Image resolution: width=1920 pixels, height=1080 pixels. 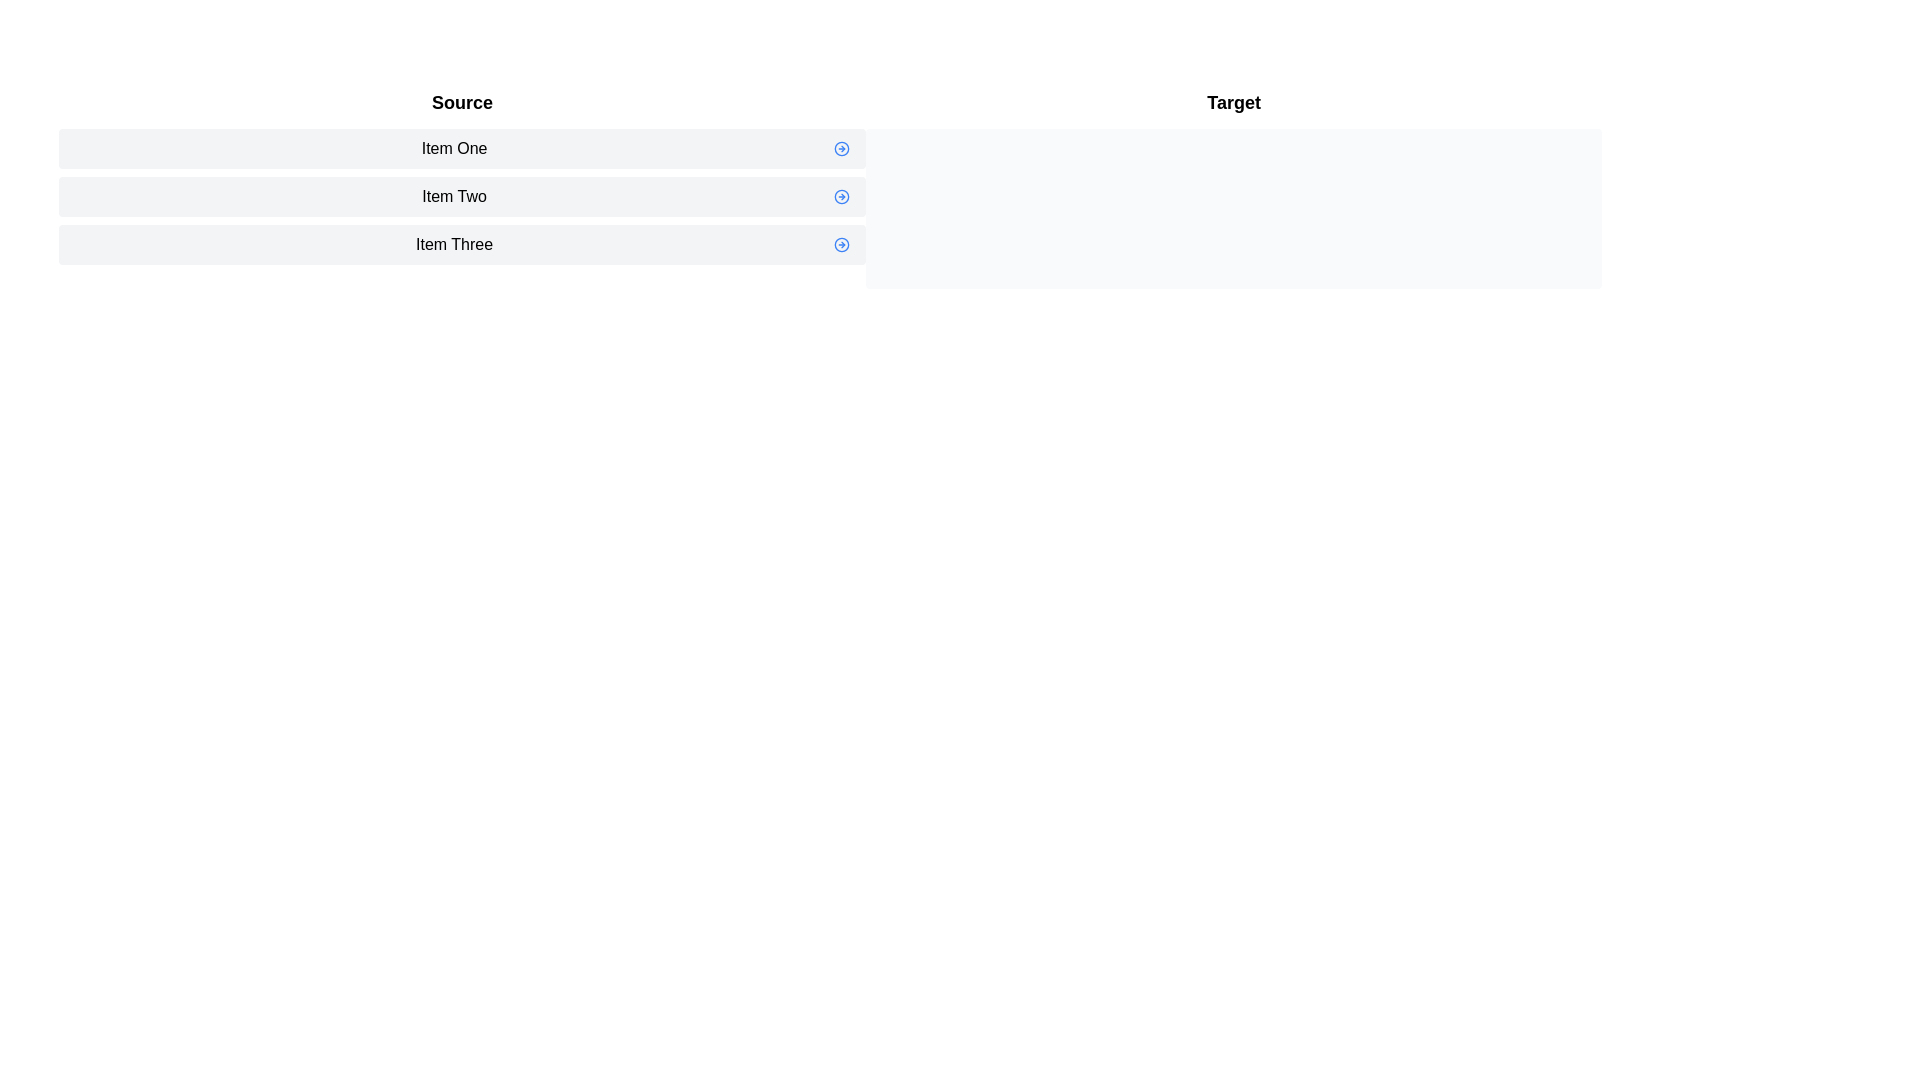 What do you see at coordinates (842, 148) in the screenshot?
I see `the interactive Icon Button located at the rightmost position of the 'Item One' row` at bounding box center [842, 148].